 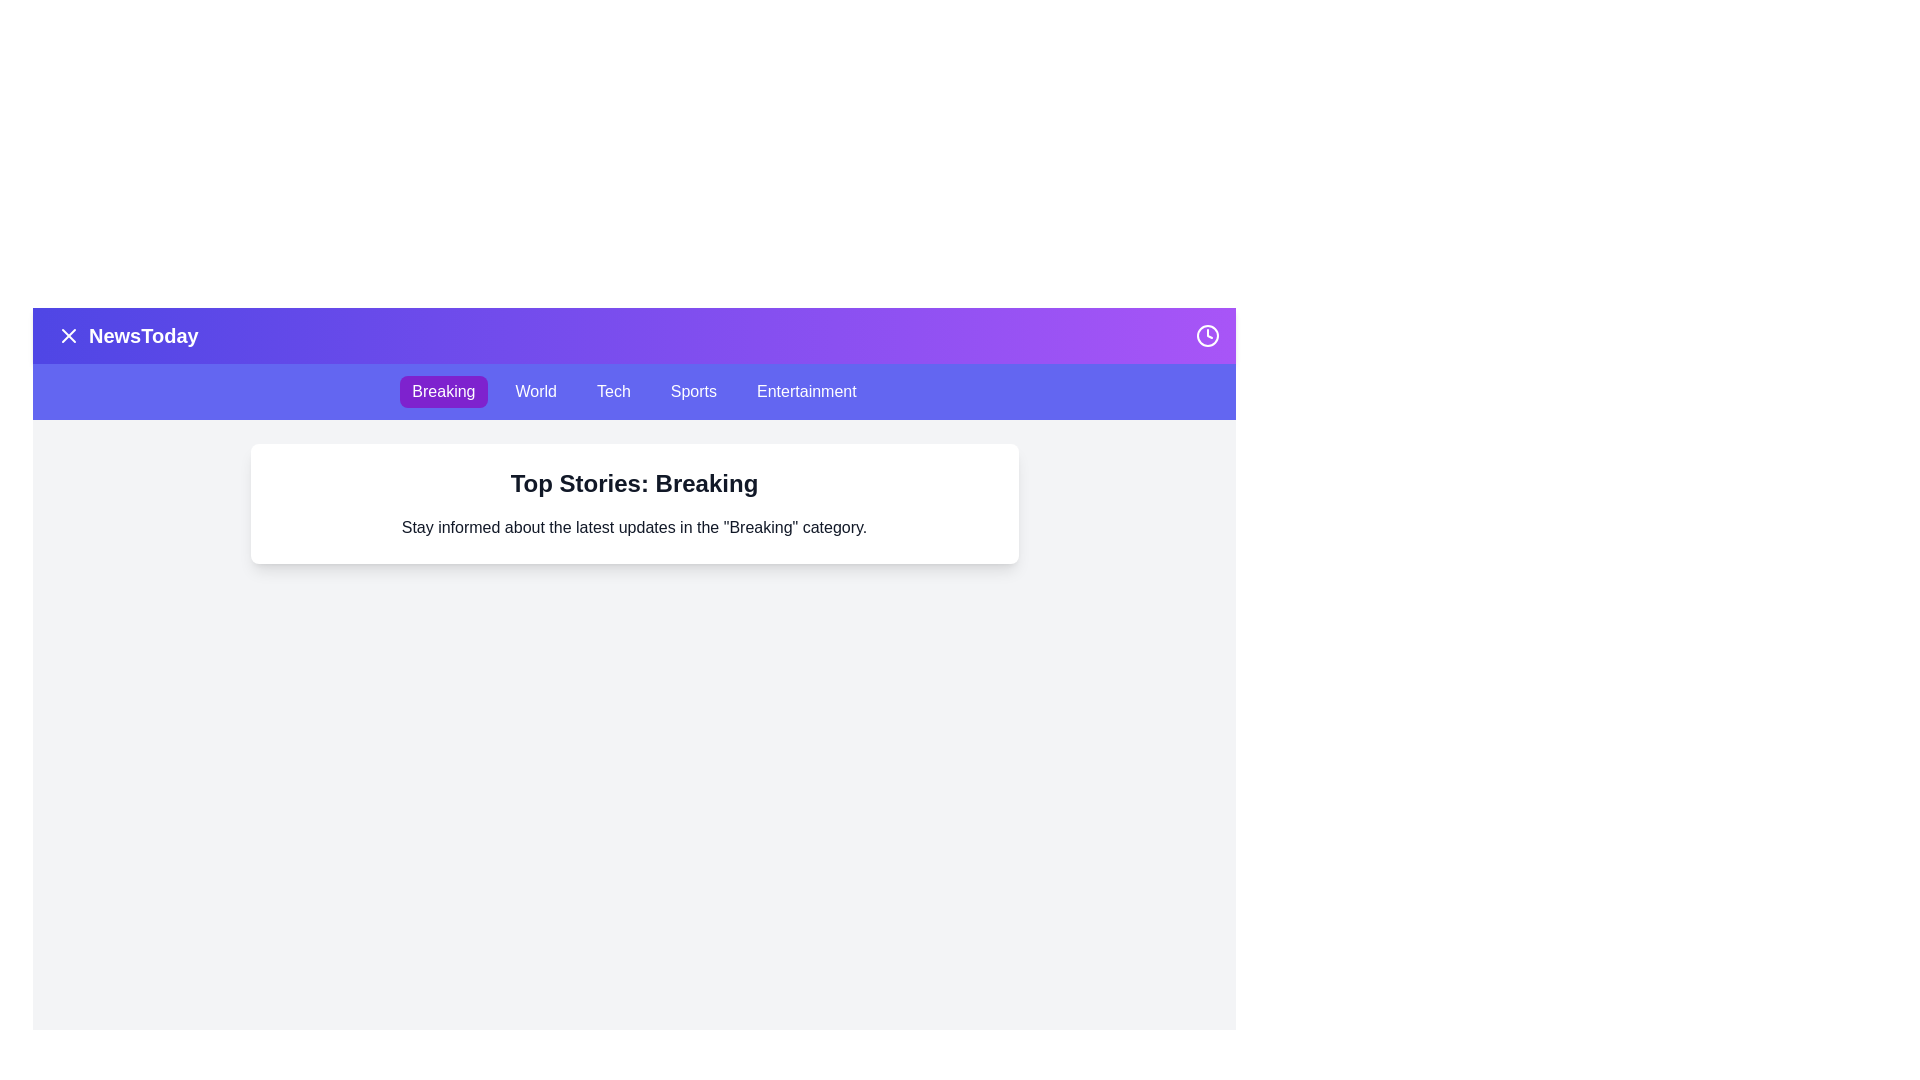 What do you see at coordinates (68, 334) in the screenshot?
I see `the menu button to toggle the menu visibility` at bounding box center [68, 334].